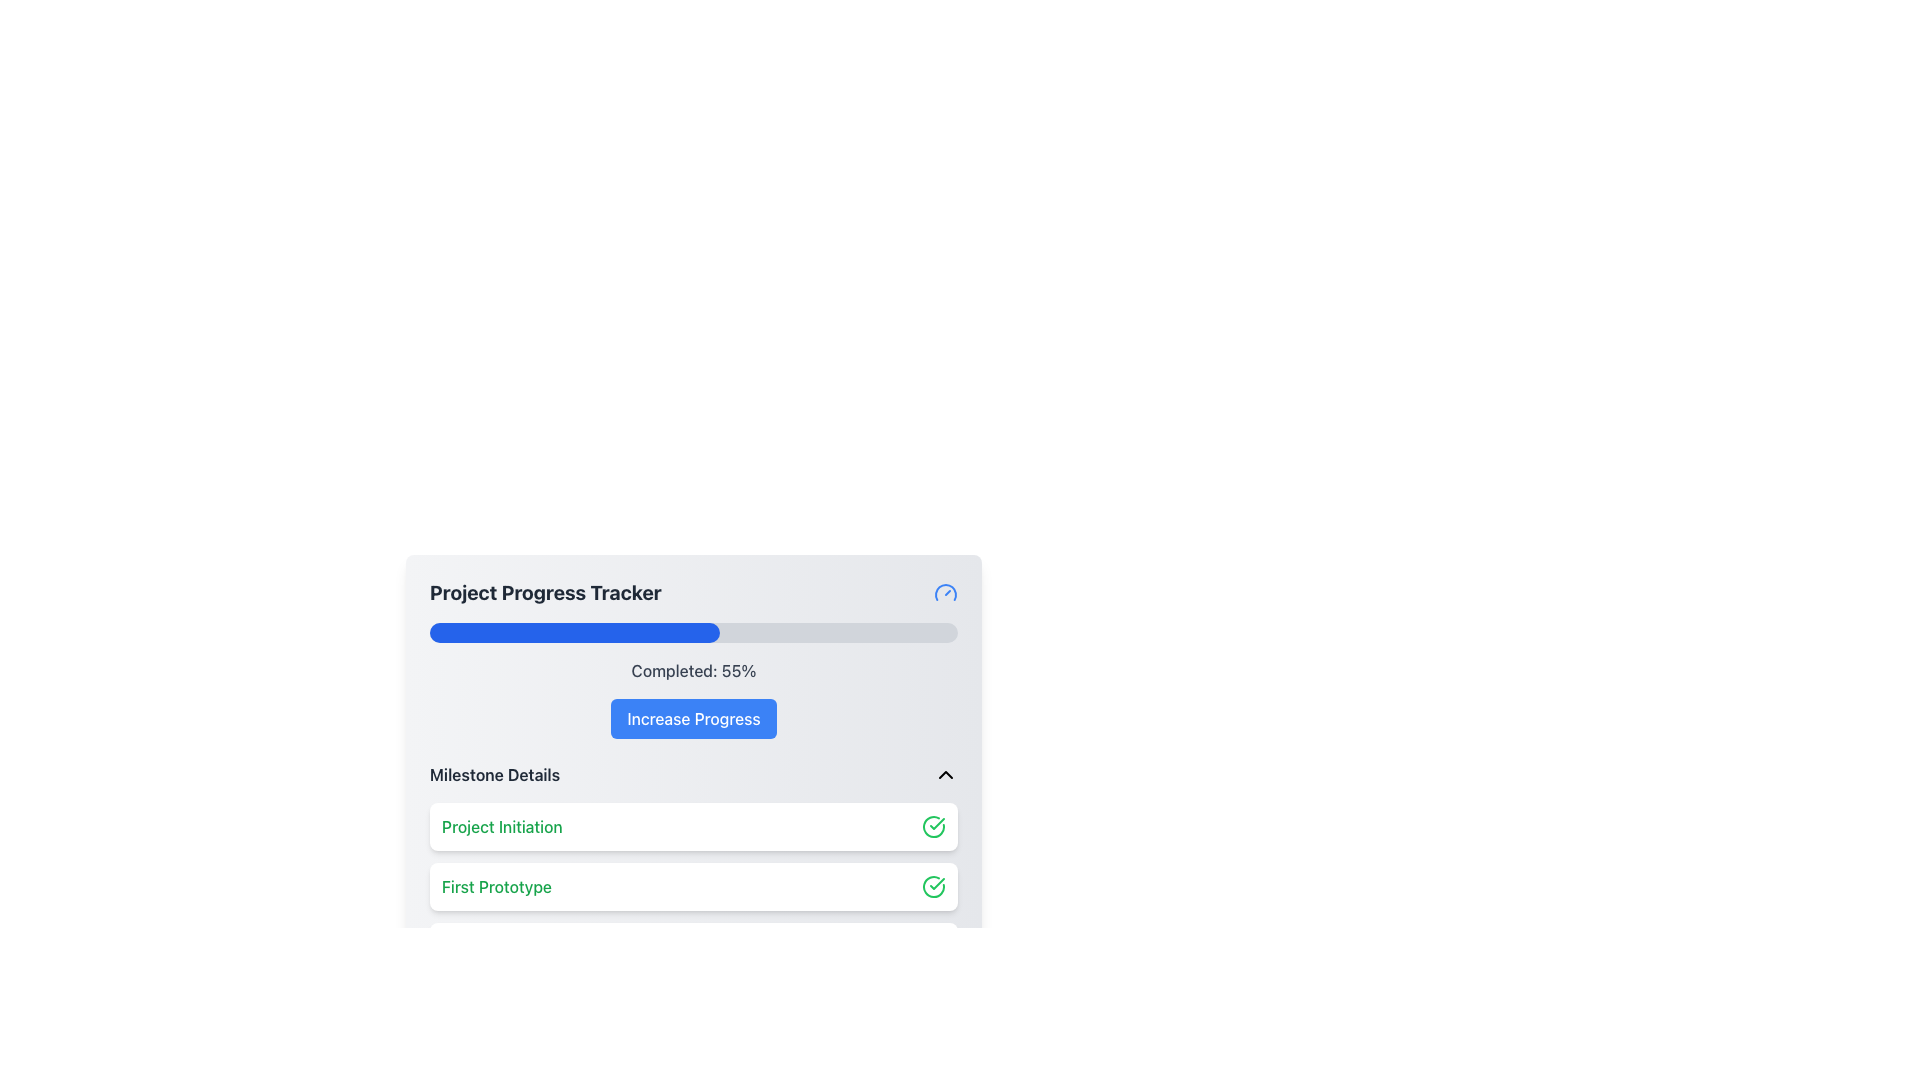 The image size is (1920, 1080). Describe the element at coordinates (936, 882) in the screenshot. I see `the checkmark icon indicating the completion status of the 'Project Initiation' milestone, which is located at the bottom-right corner of the first item in the 'Milestone Details' section` at that location.